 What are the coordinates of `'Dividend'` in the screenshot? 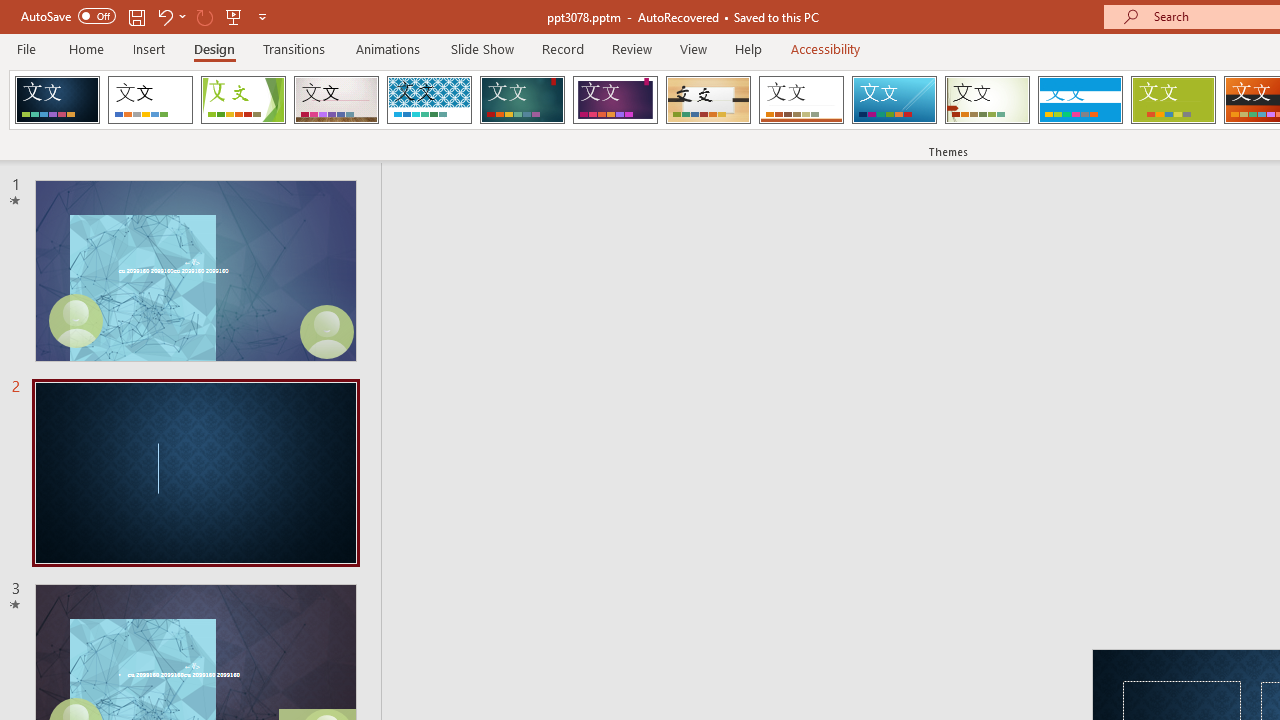 It's located at (57, 100).